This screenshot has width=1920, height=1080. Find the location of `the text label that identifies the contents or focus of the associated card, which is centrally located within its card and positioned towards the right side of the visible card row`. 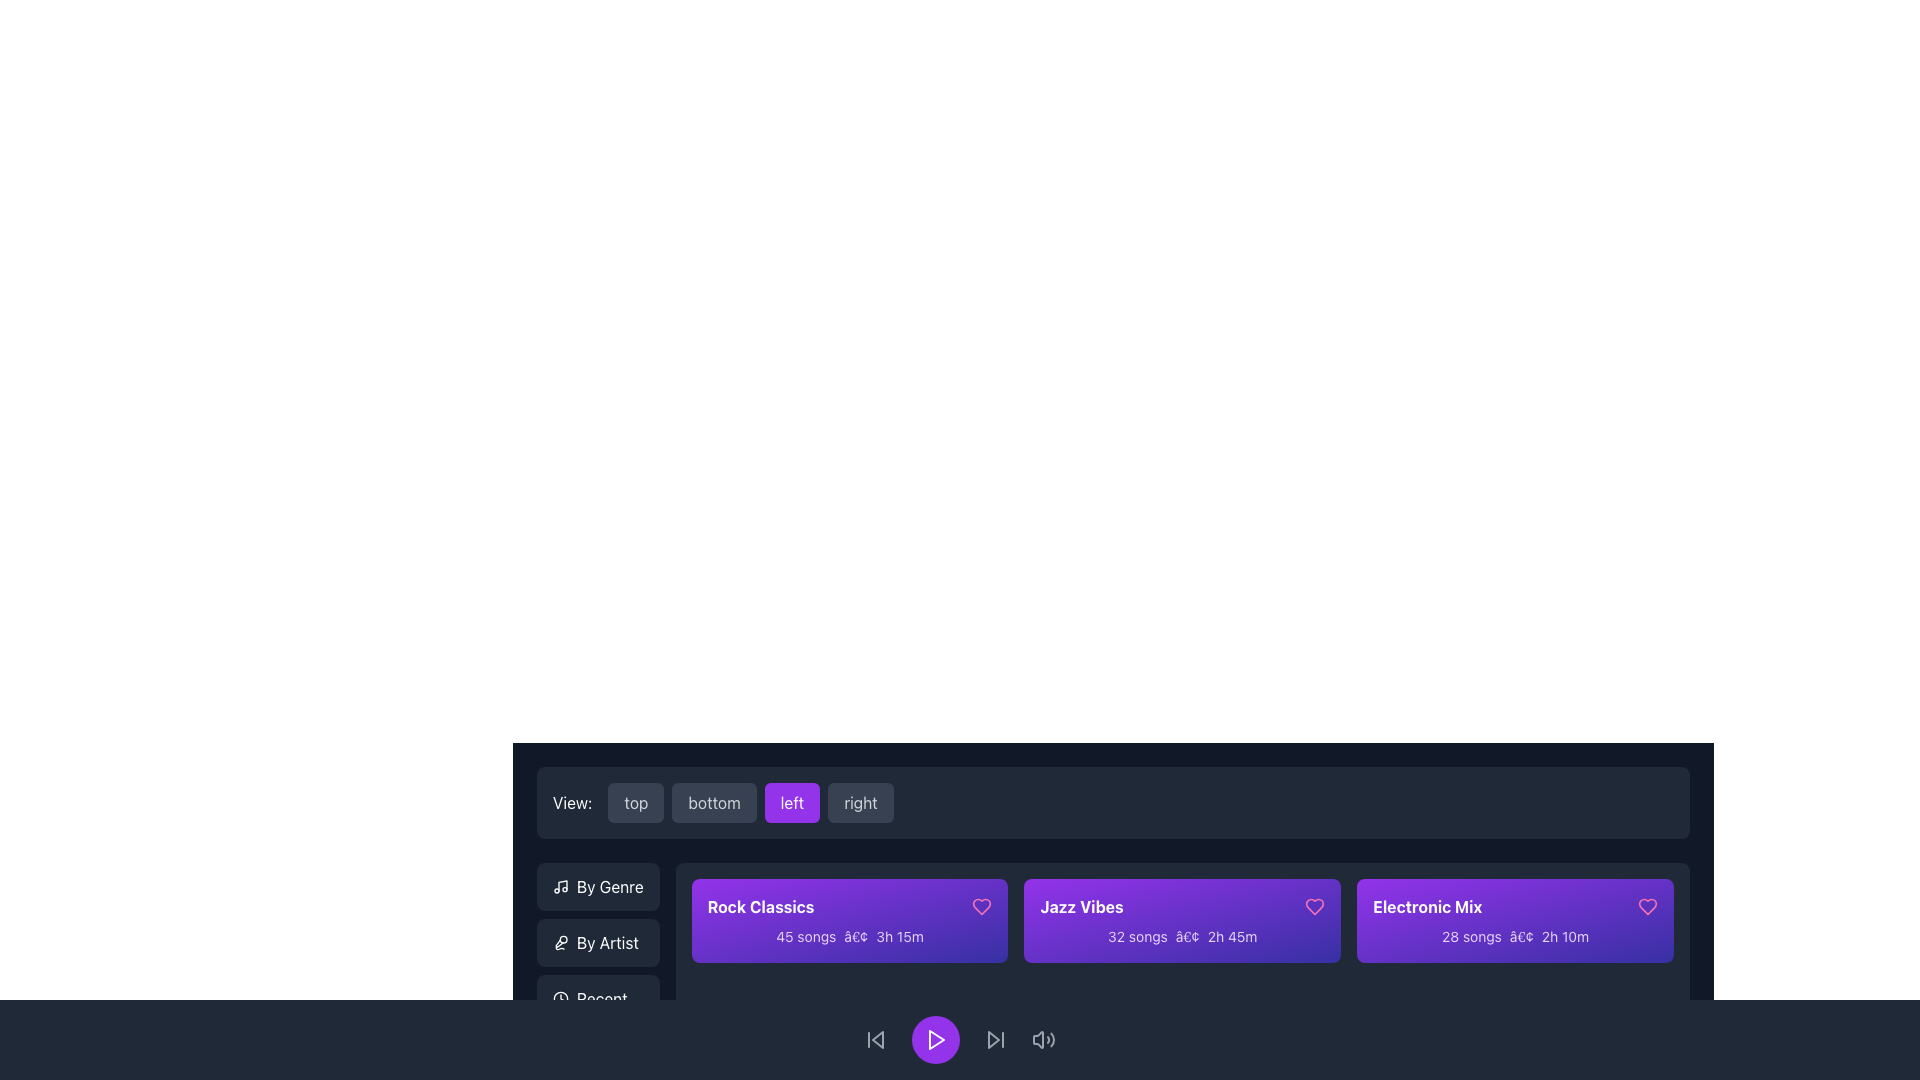

the text label that identifies the contents or focus of the associated card, which is centrally located within its card and positioned towards the right side of the visible card row is located at coordinates (1426, 906).